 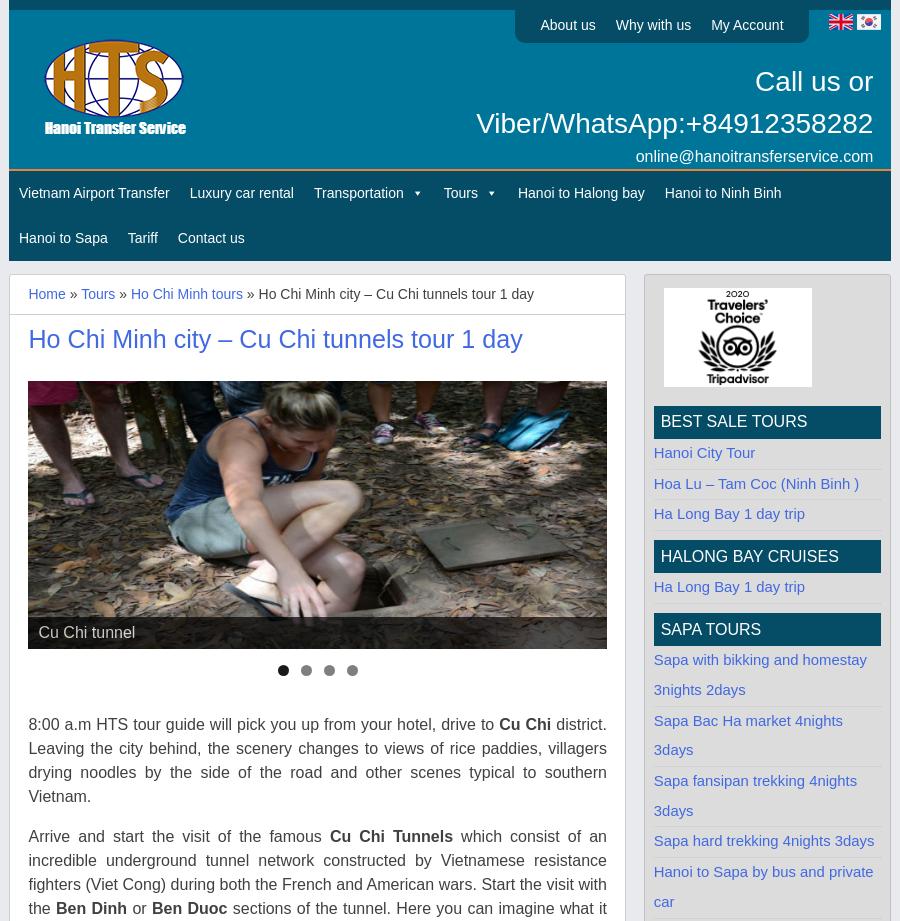 I want to click on 'district. Leaving the city behind, the scenery changes to views of rice paddies, villagers drying noodles by the side of the road and other scenes typical to southern Vietnam.', so click(x=315, y=760).